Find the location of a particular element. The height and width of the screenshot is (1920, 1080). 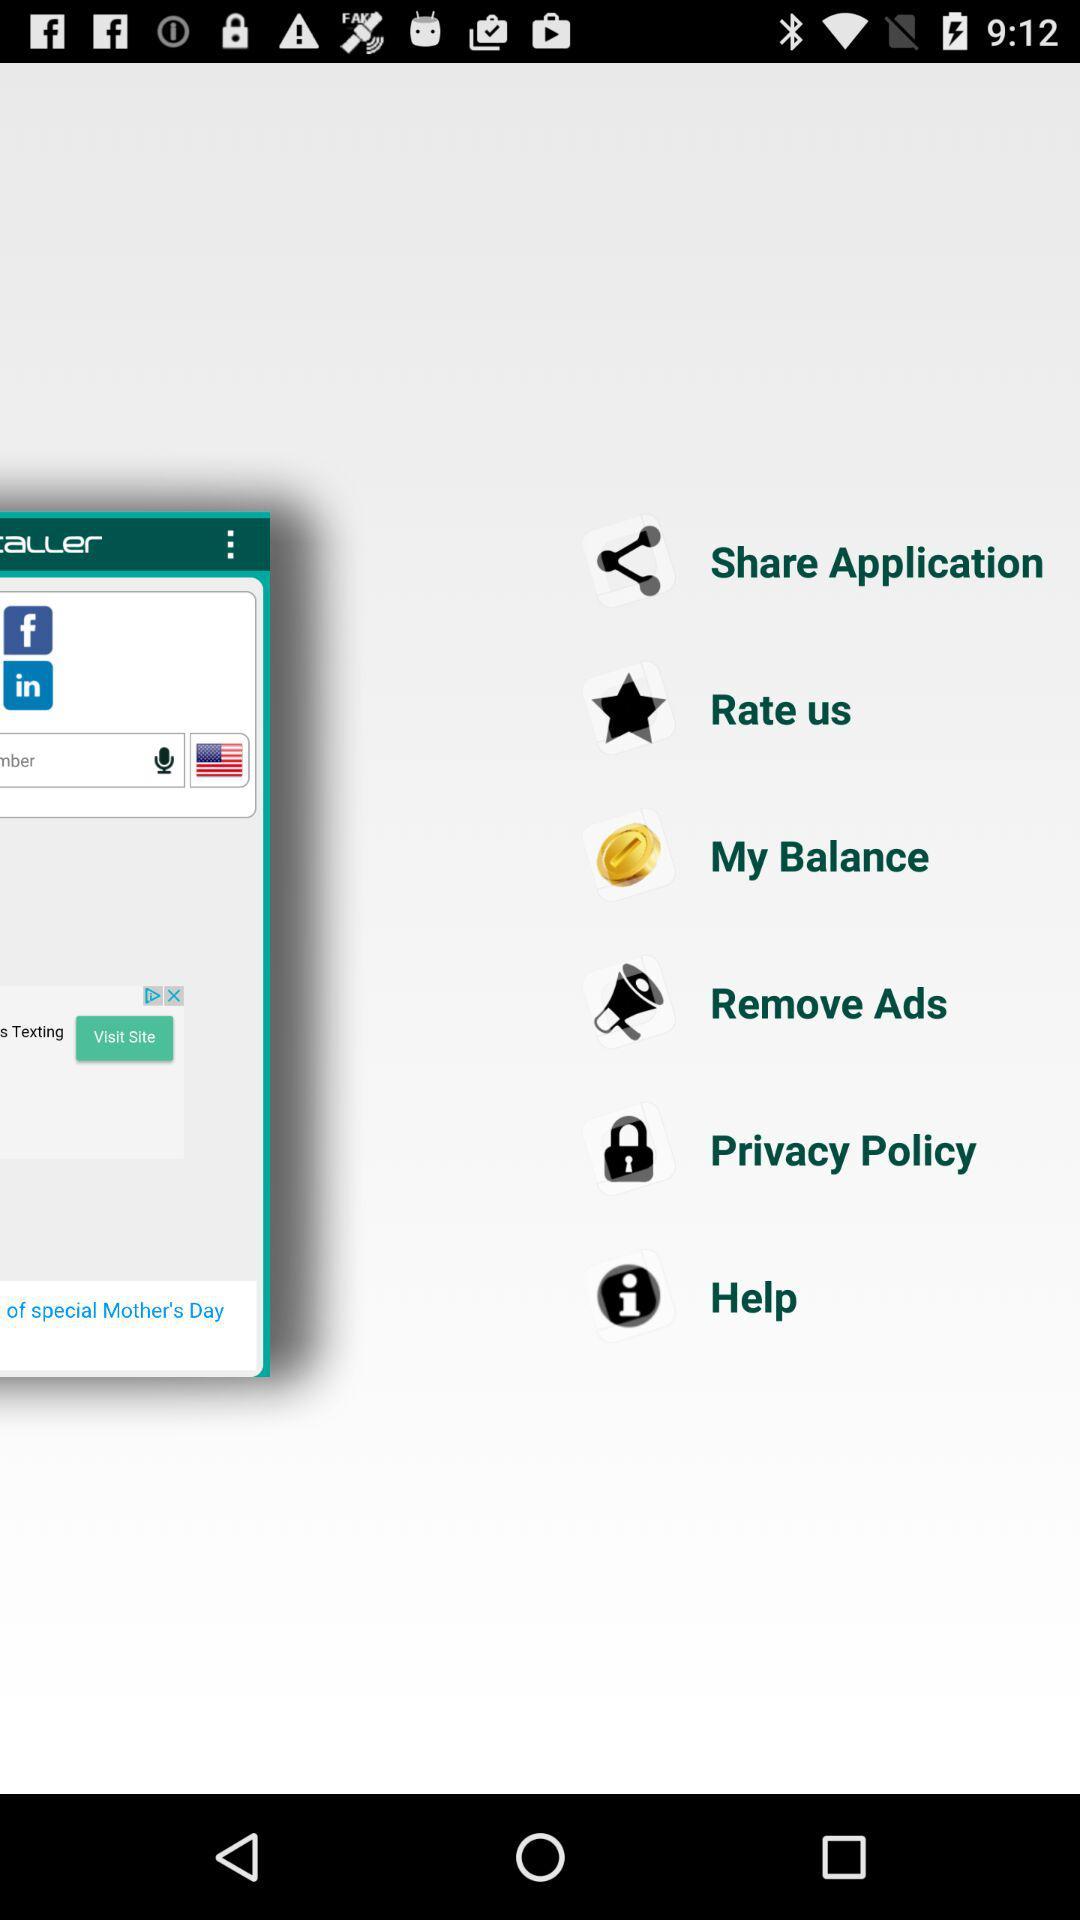

the more icon is located at coordinates (230, 581).